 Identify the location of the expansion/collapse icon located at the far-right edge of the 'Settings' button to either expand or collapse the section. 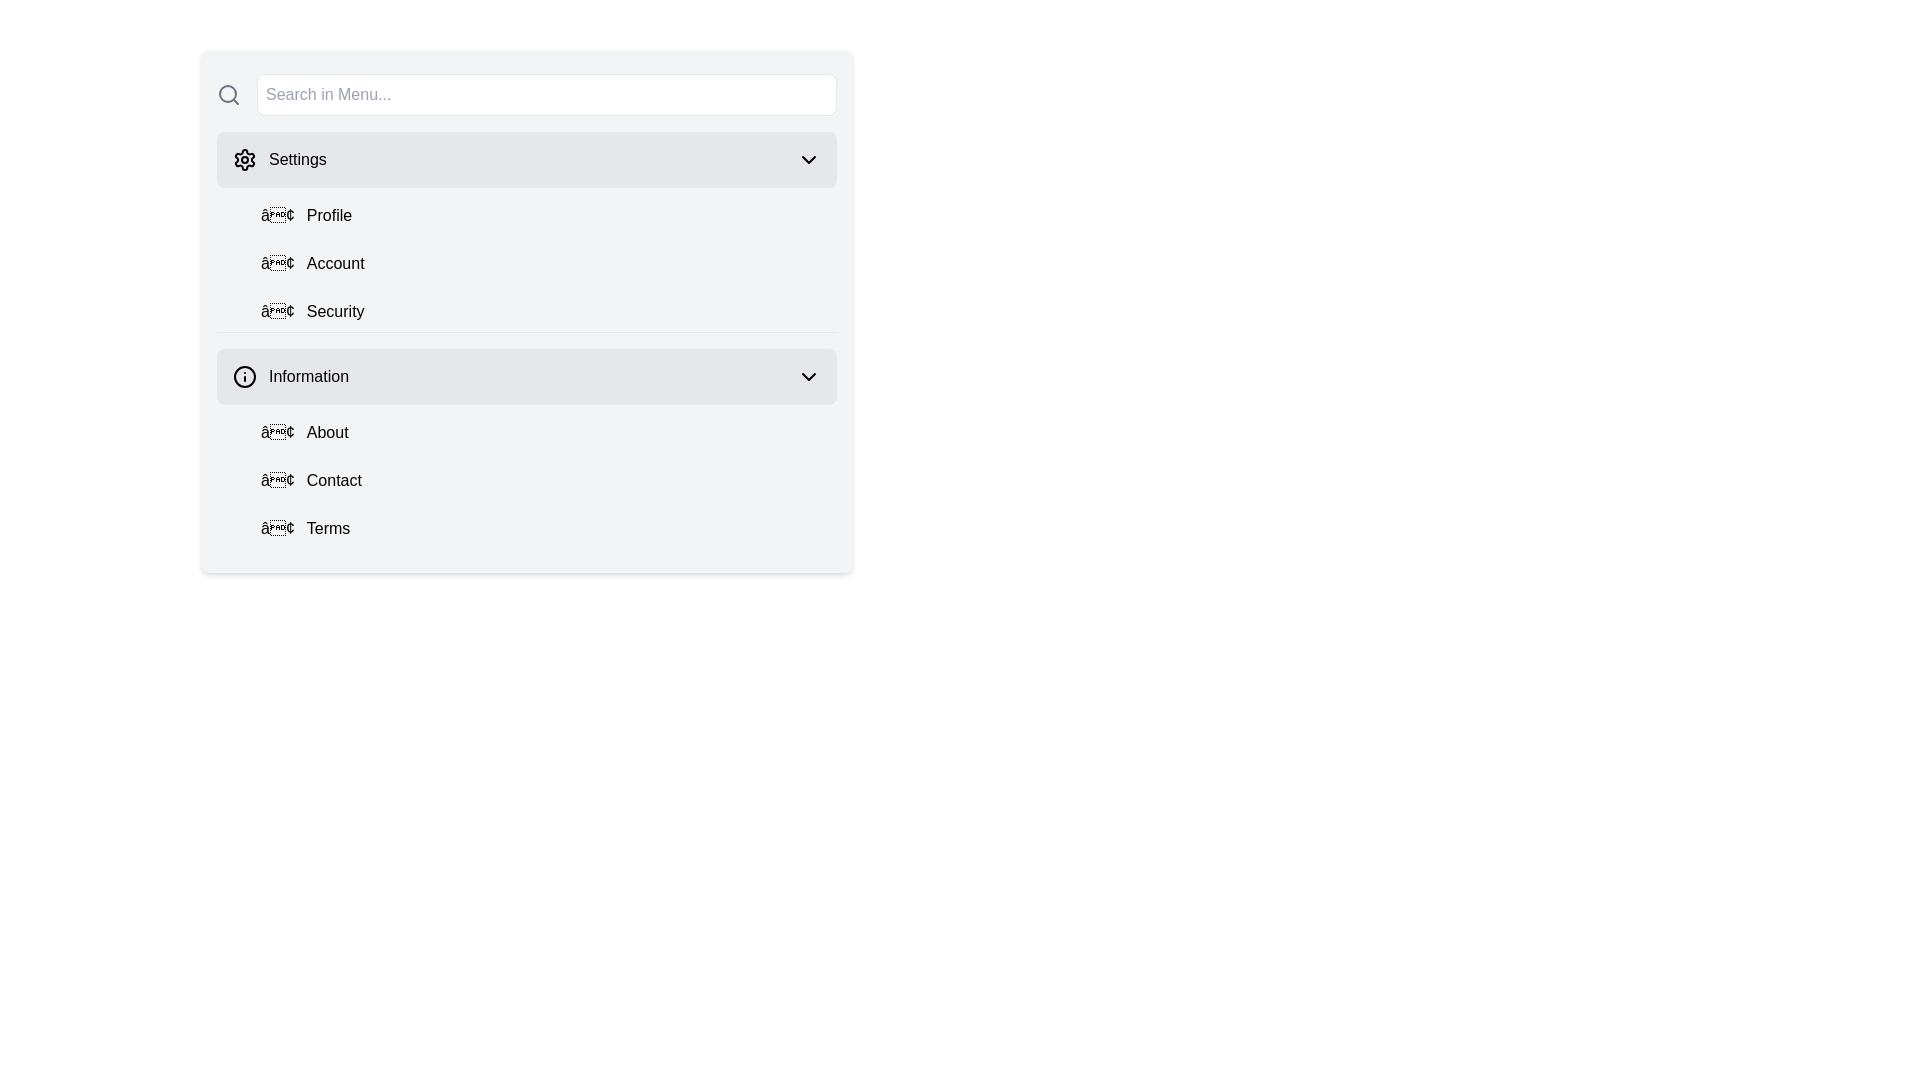
(809, 158).